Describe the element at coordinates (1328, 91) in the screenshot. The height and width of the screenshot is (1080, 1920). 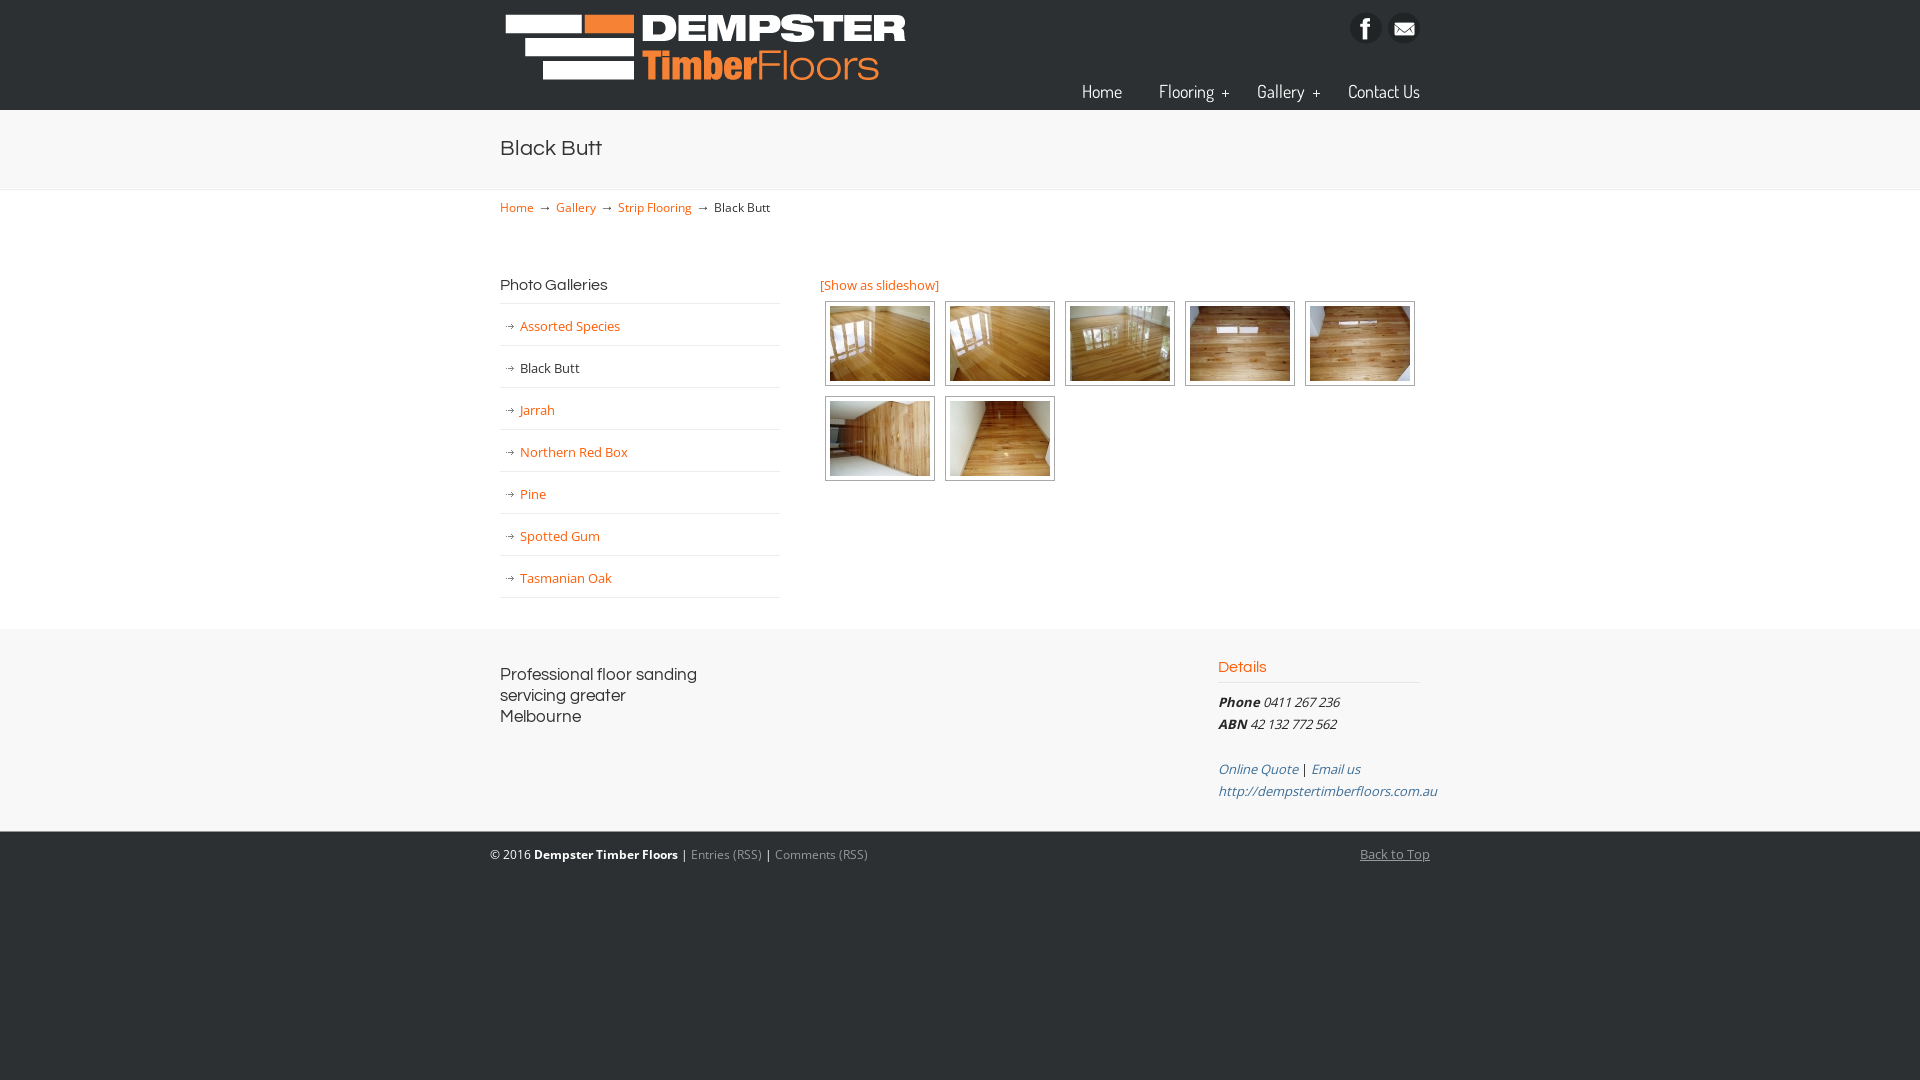
I see `'Contact Us'` at that location.